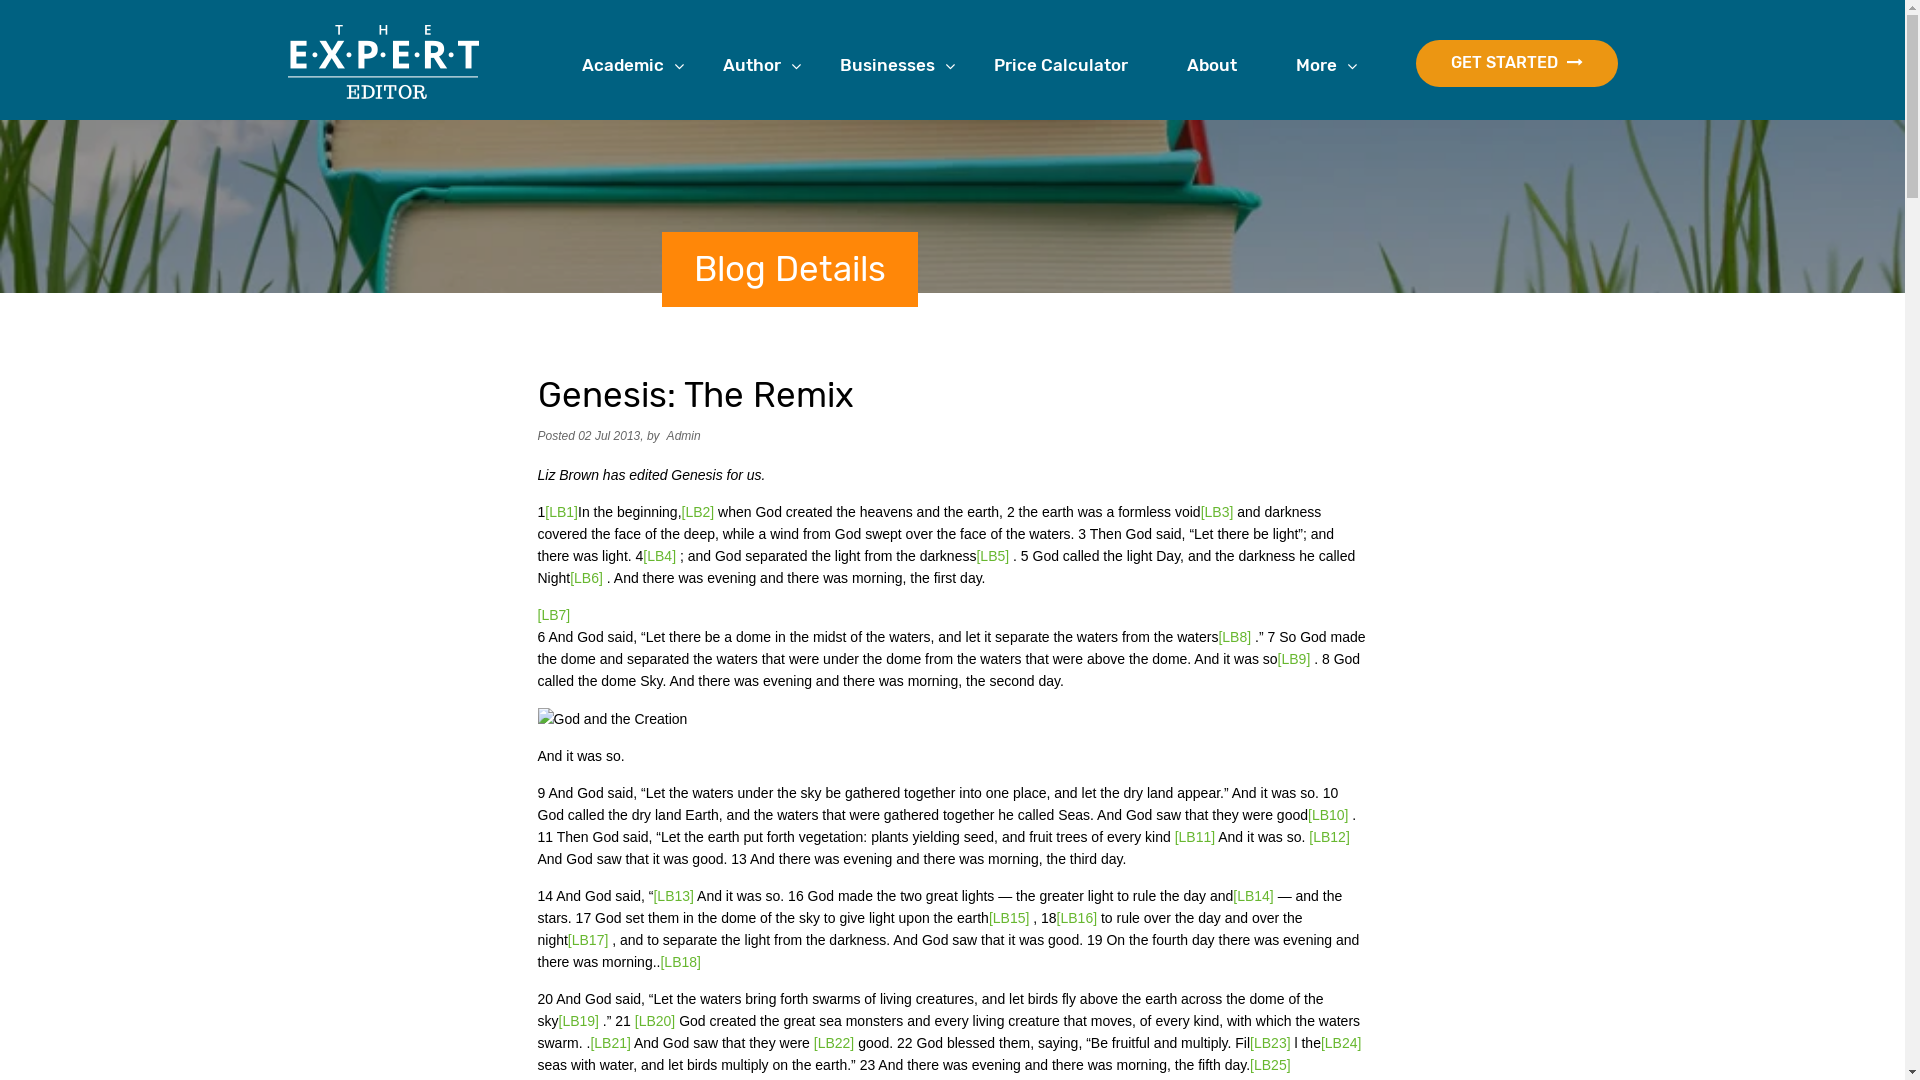  I want to click on '[LB13]', so click(672, 894).